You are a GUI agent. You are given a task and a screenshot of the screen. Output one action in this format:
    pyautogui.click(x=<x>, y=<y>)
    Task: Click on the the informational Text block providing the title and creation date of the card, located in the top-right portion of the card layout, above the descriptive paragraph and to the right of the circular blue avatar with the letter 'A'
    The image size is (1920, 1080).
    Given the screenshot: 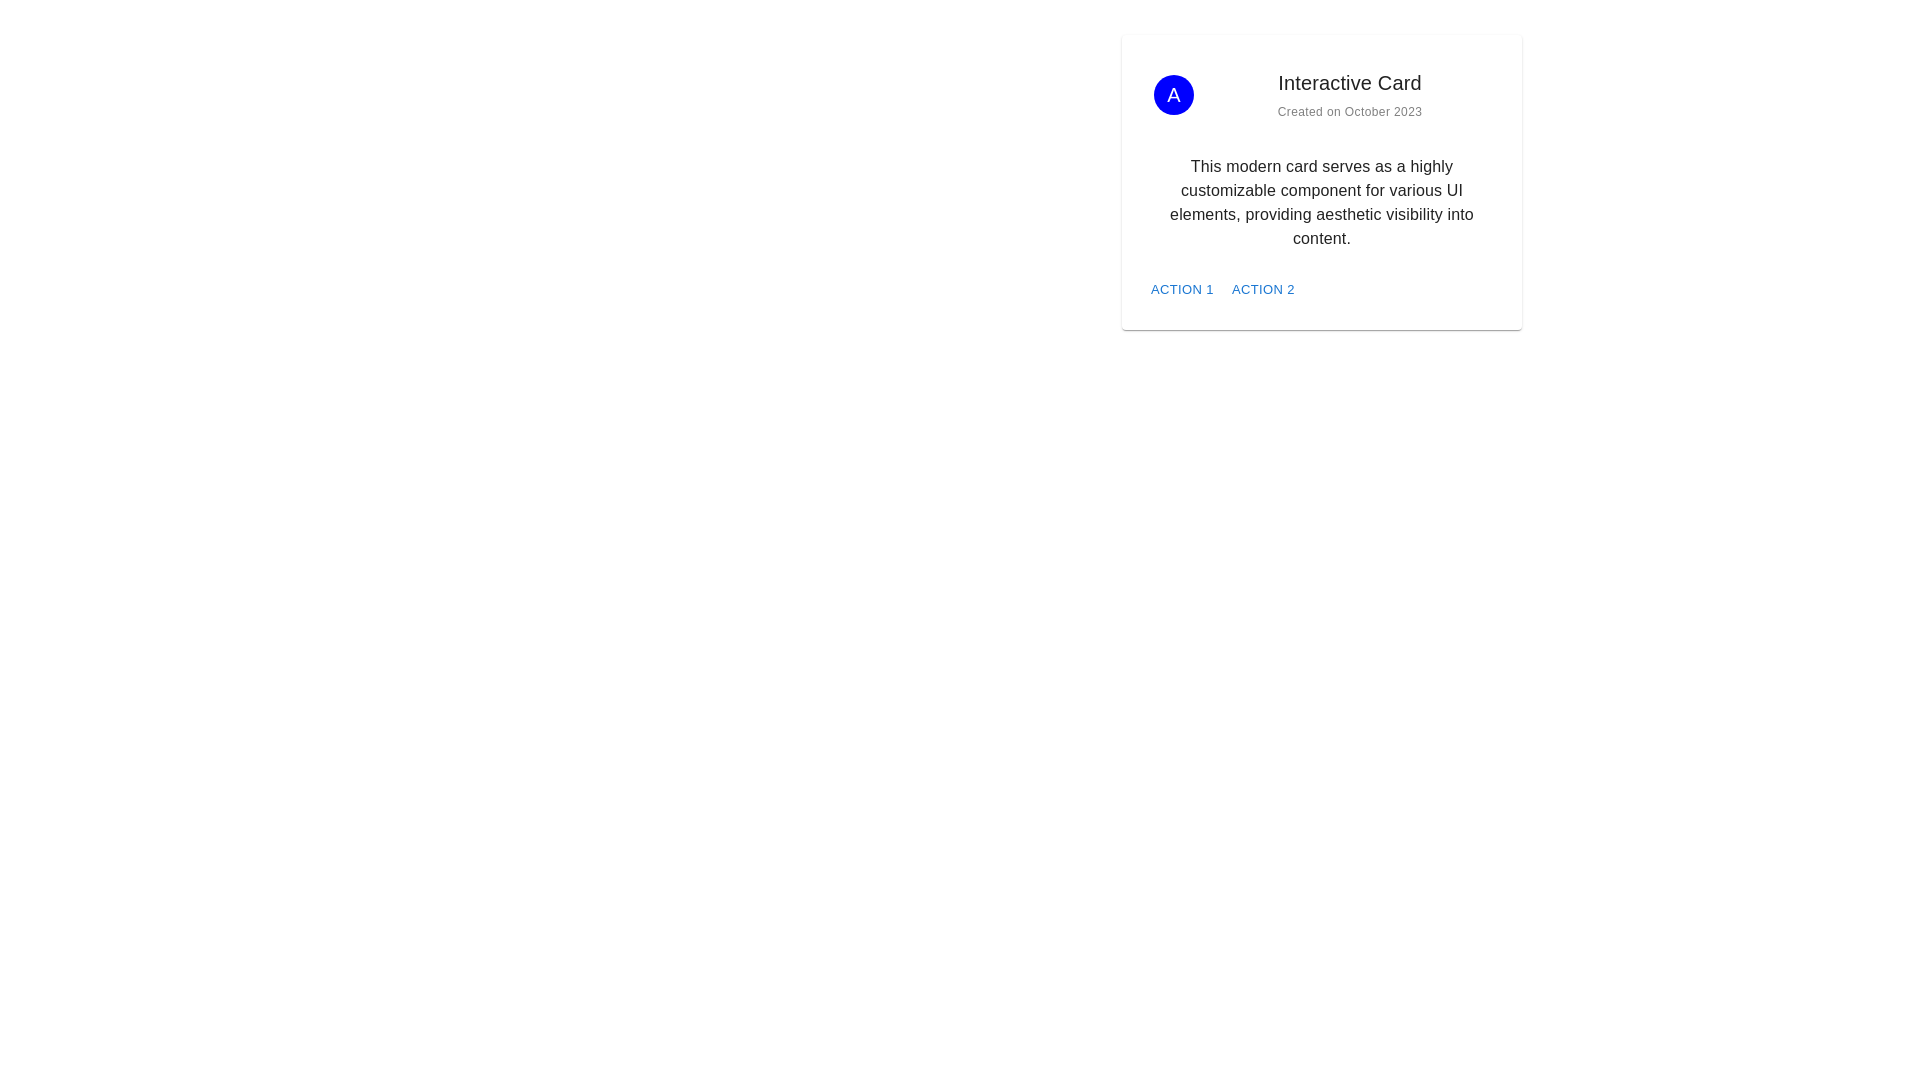 What is the action you would take?
    pyautogui.click(x=1349, y=95)
    